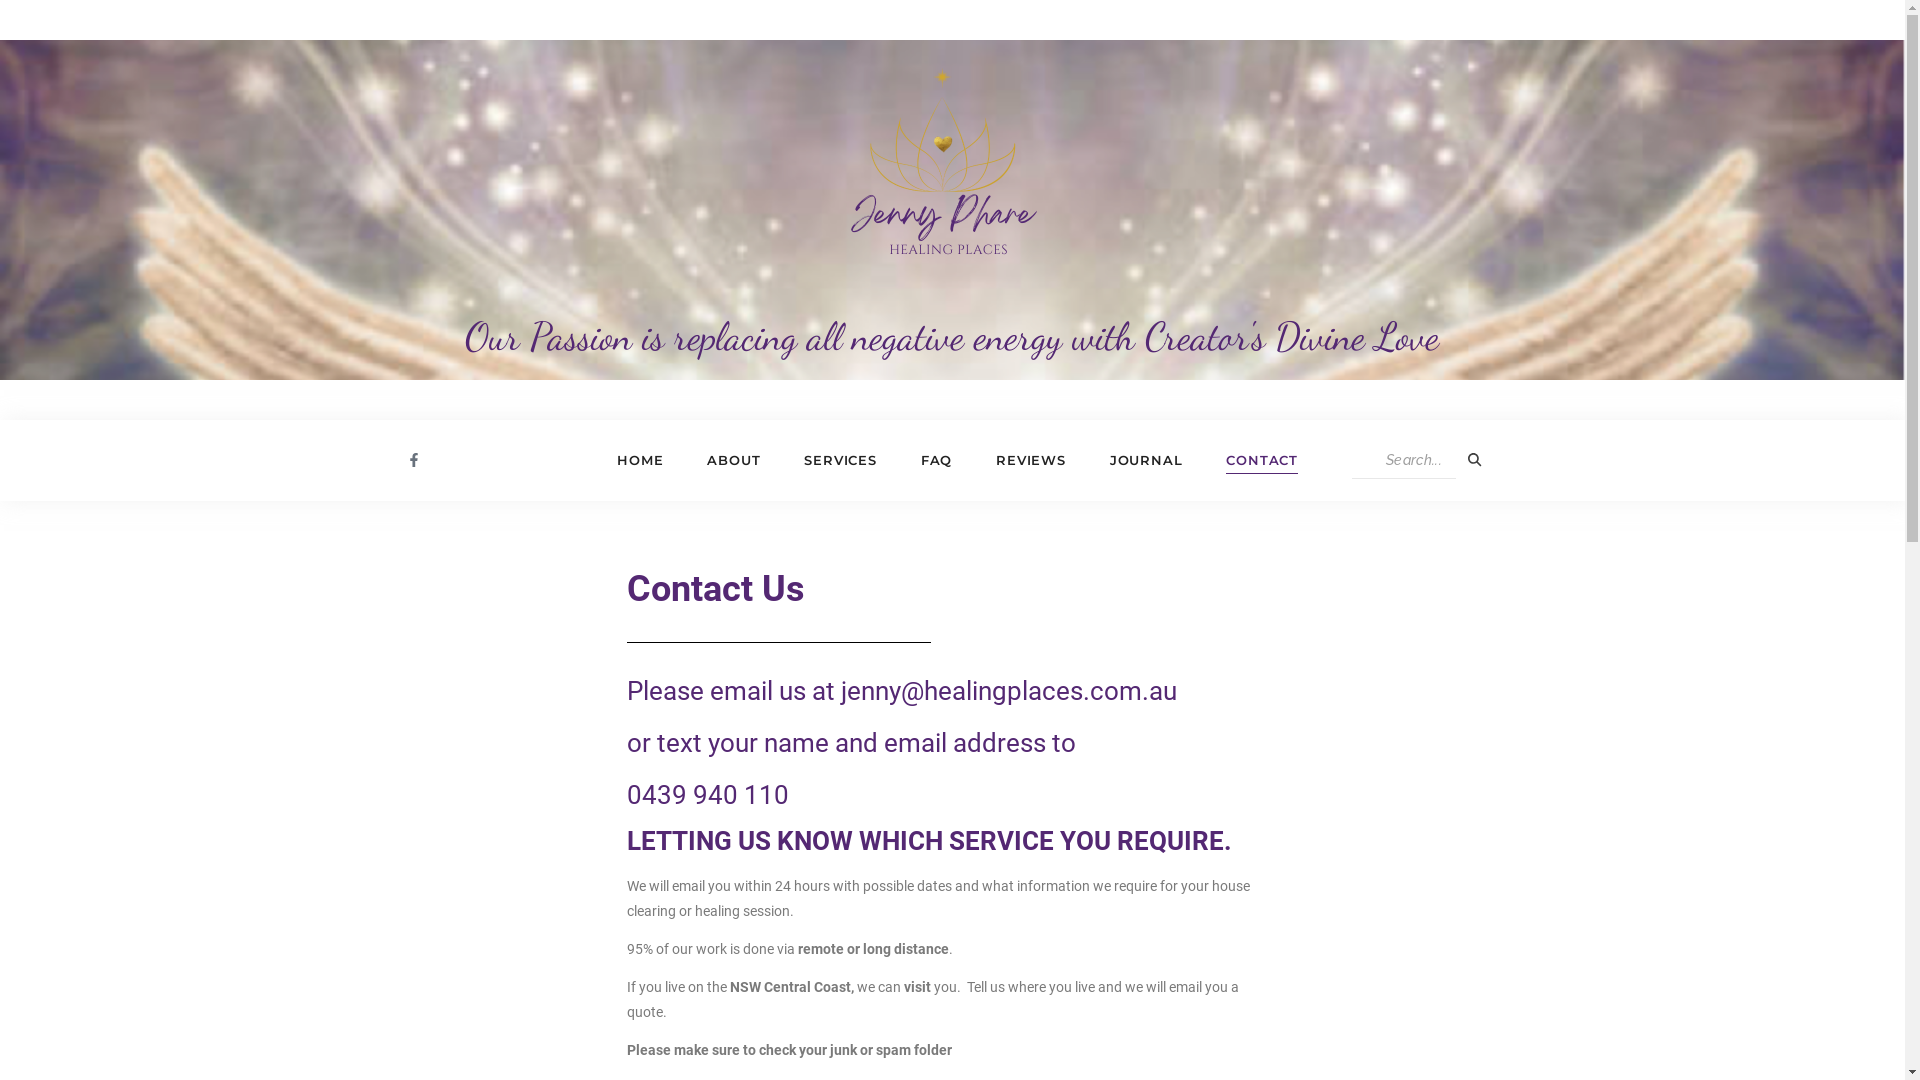 This screenshot has width=1920, height=1080. What do you see at coordinates (732, 460) in the screenshot?
I see `'ABOUT'` at bounding box center [732, 460].